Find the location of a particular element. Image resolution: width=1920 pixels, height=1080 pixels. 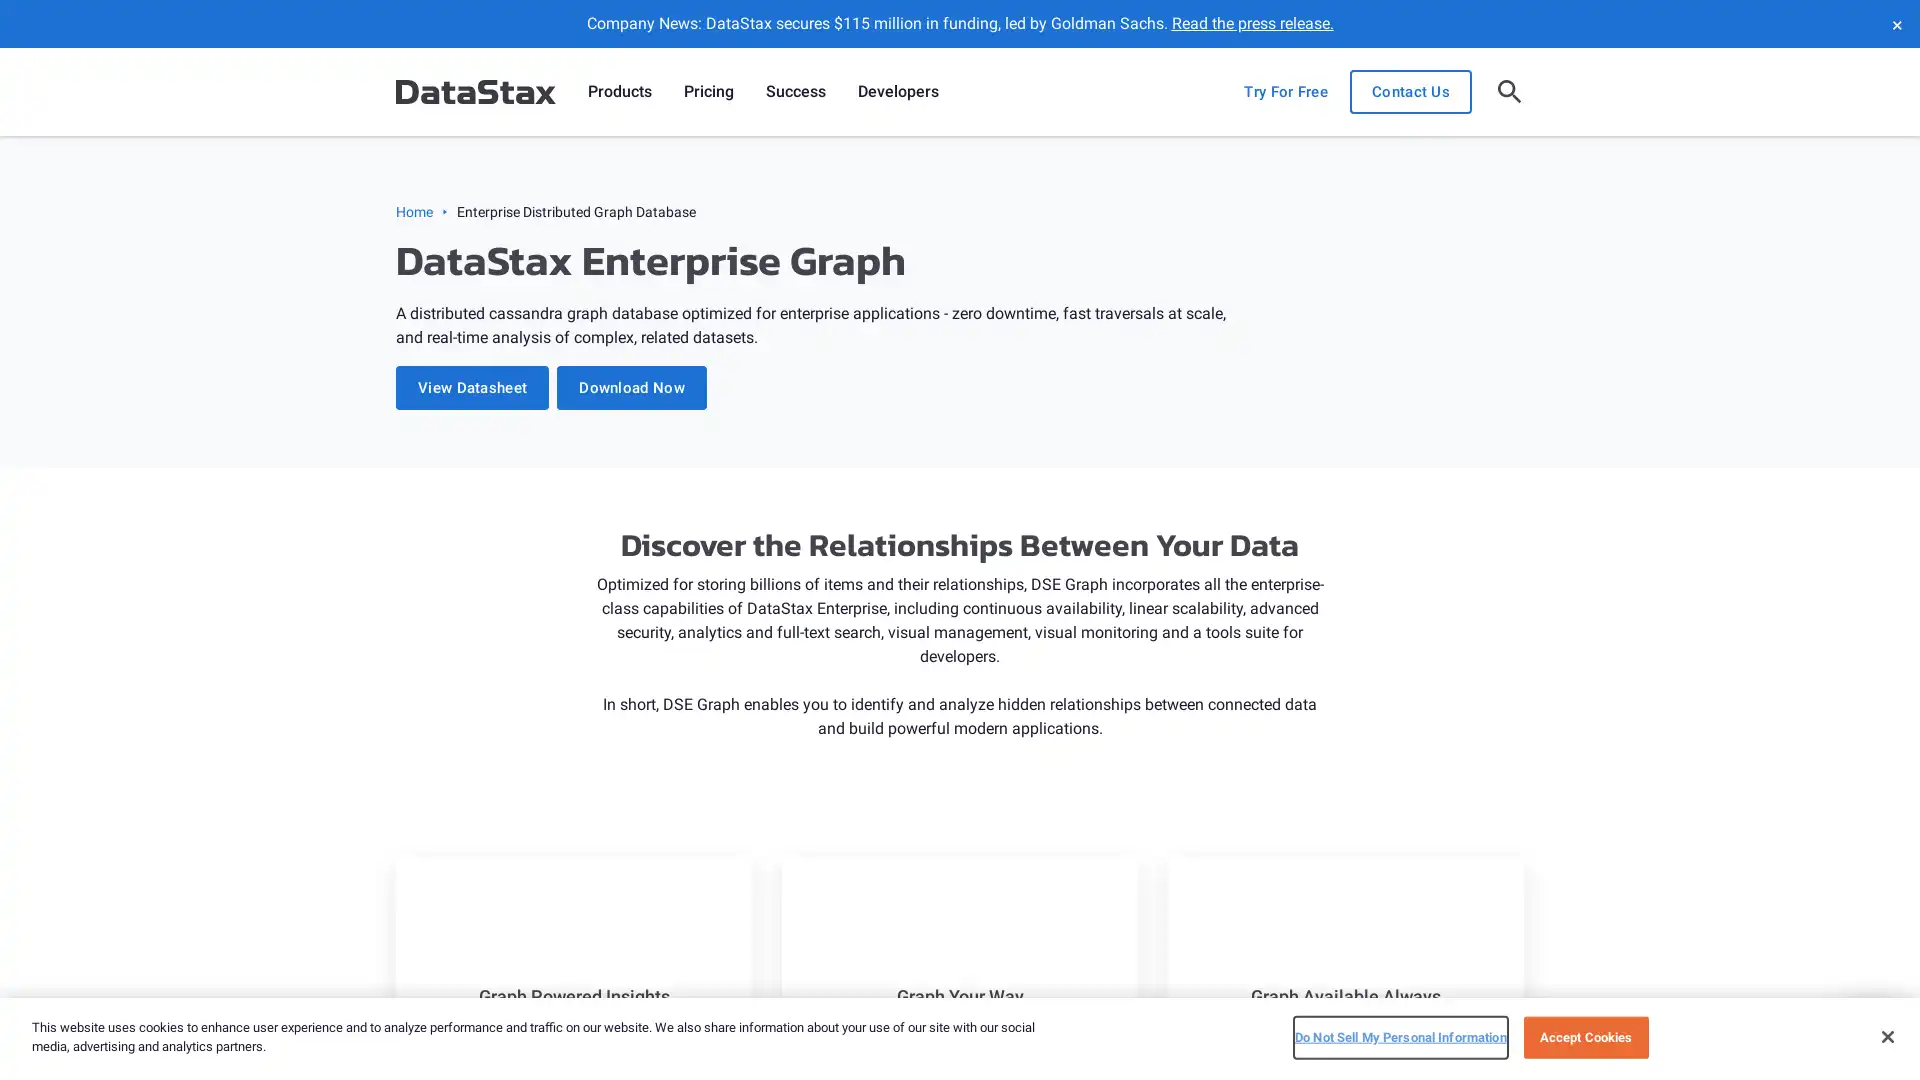

Success is located at coordinates (795, 92).